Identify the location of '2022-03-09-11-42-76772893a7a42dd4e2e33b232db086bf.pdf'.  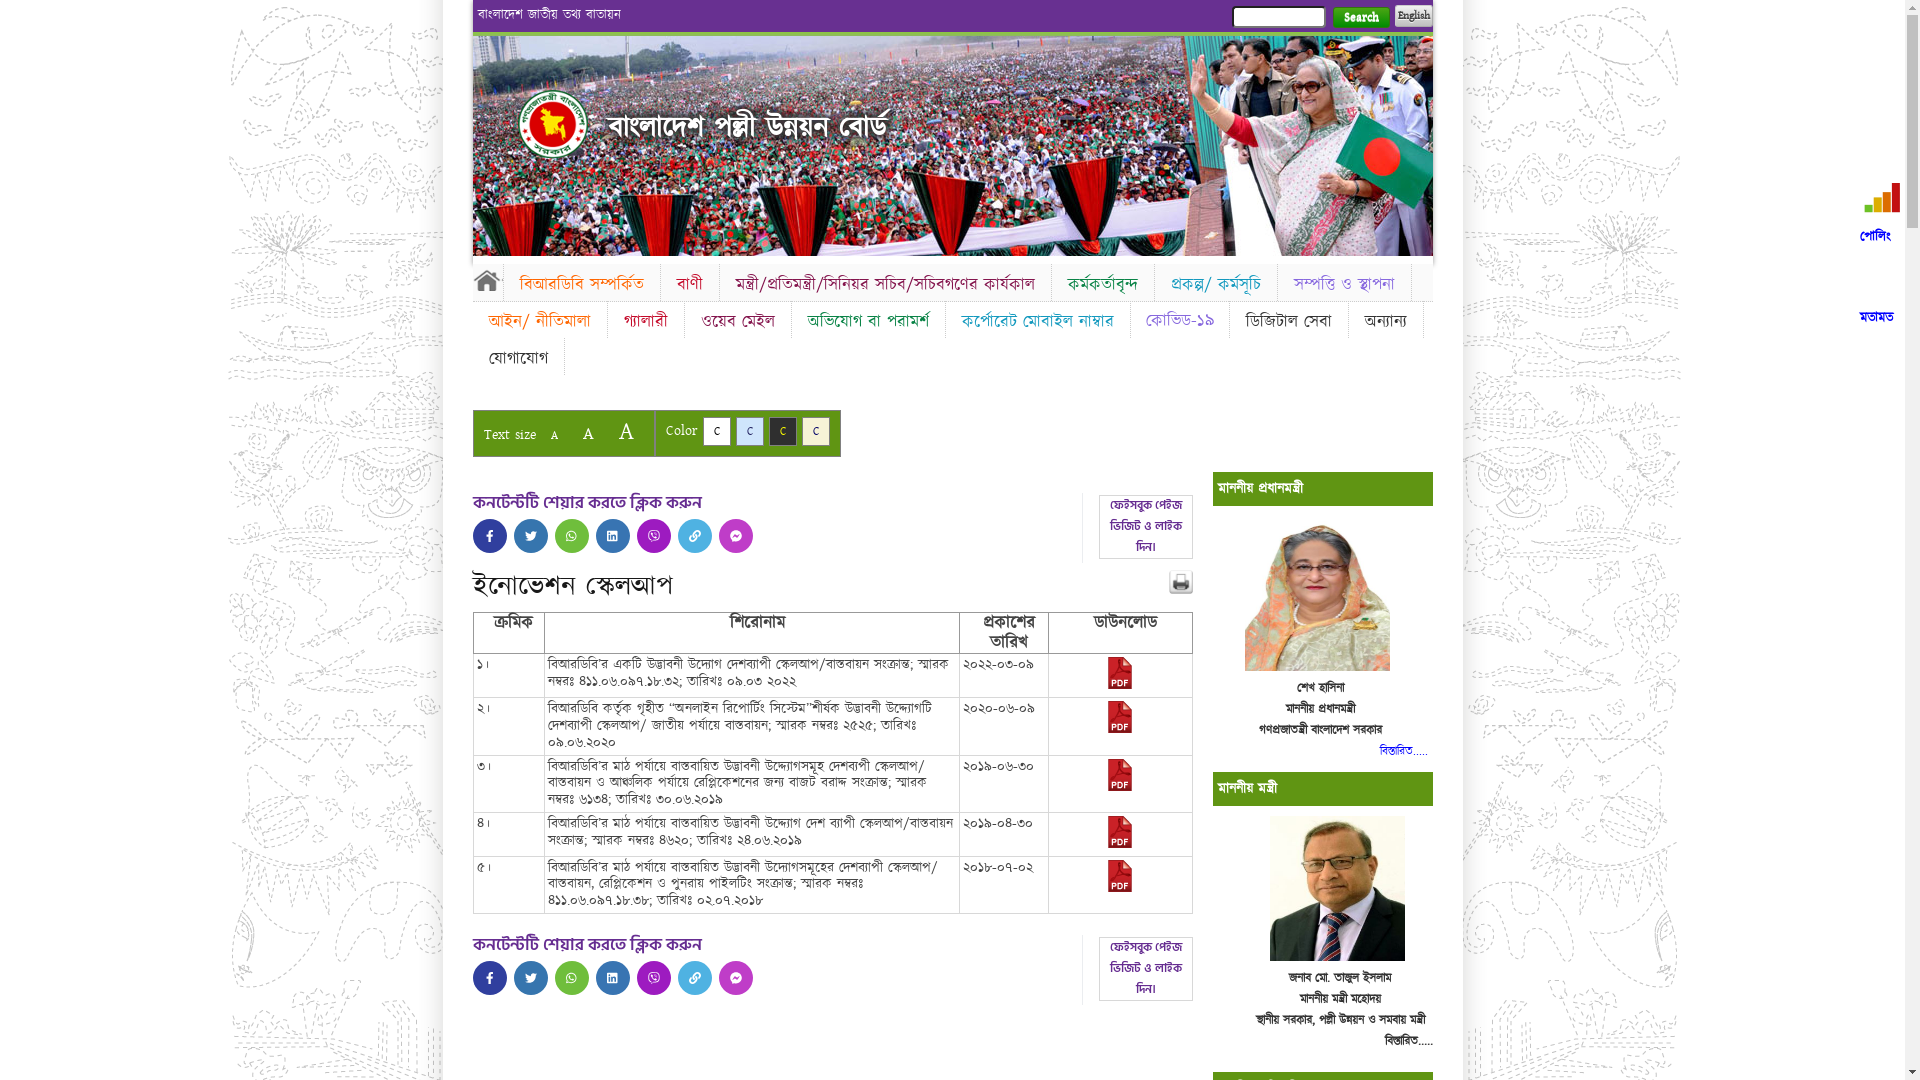
(1118, 684).